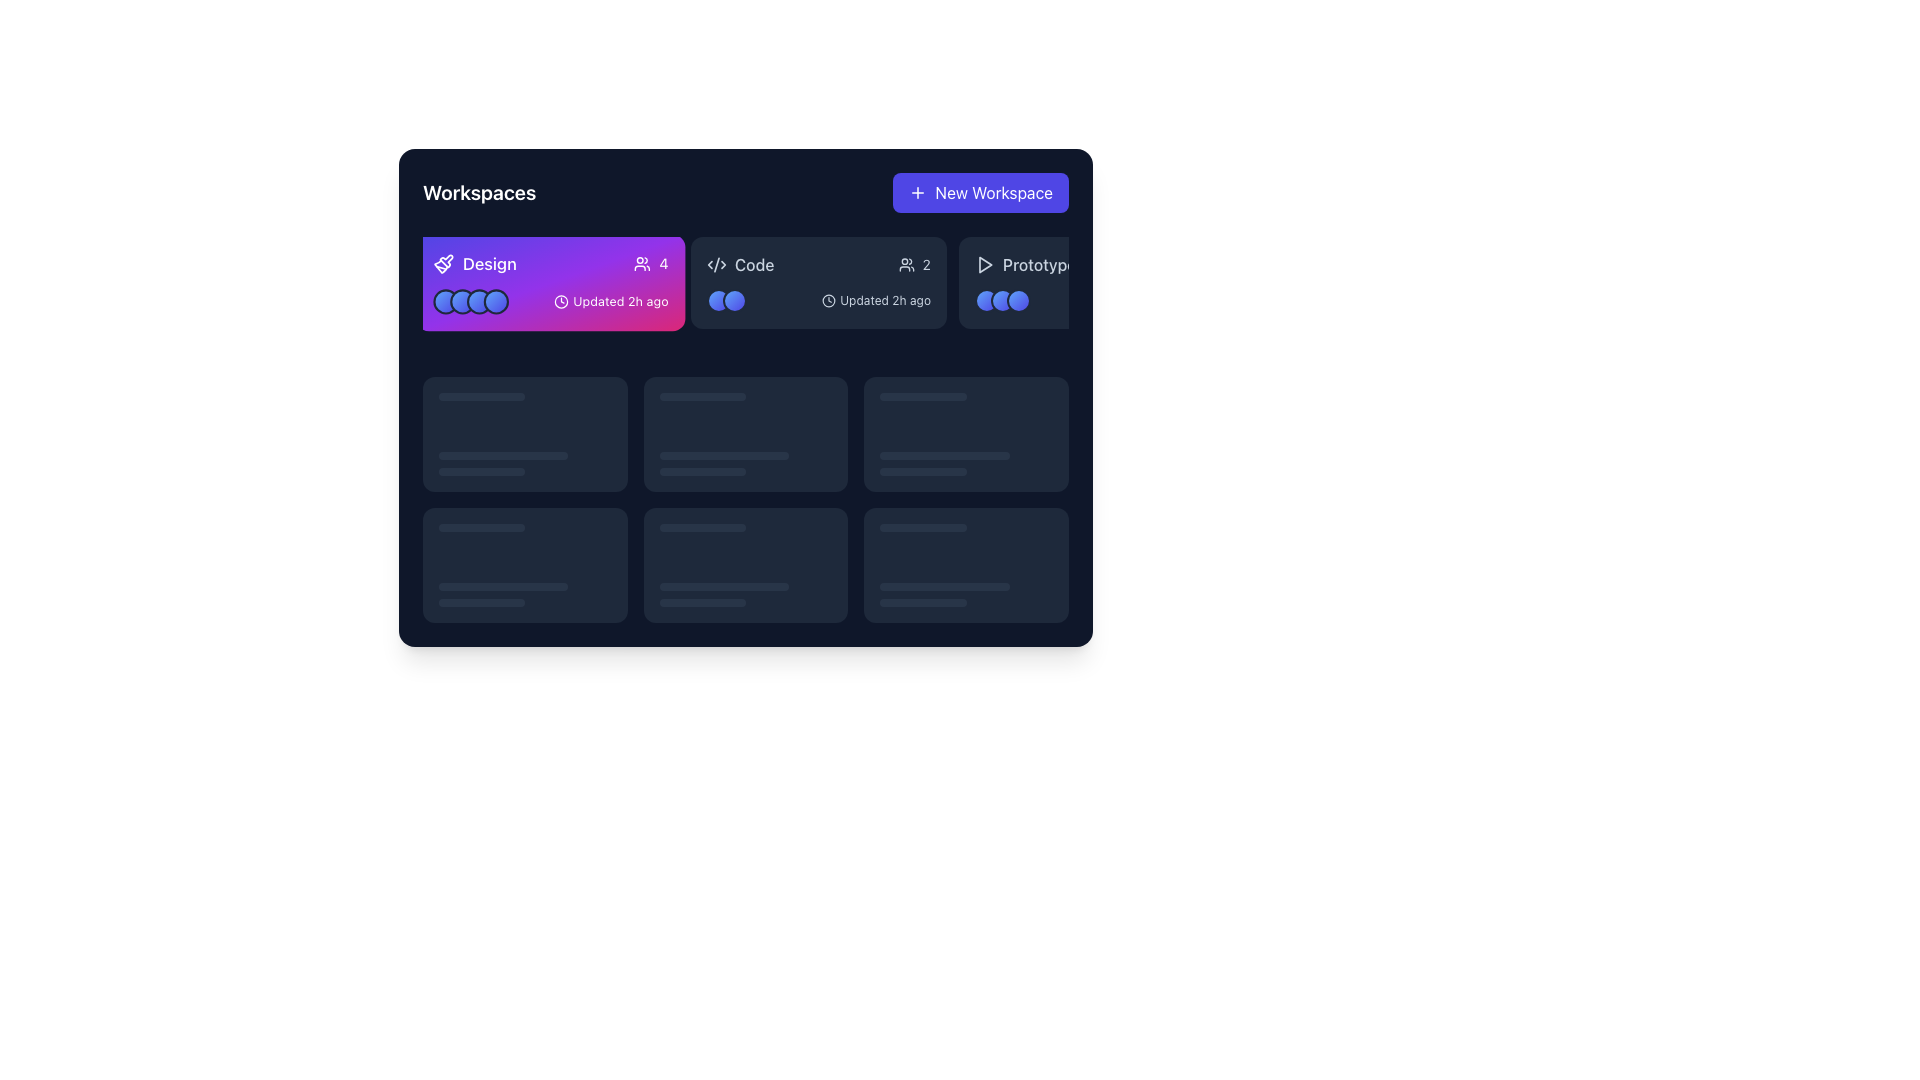 The image size is (1920, 1080). What do you see at coordinates (876, 300) in the screenshot?
I see `the text element displaying the last update time for the associated card located in the second card under the 'Code' section` at bounding box center [876, 300].